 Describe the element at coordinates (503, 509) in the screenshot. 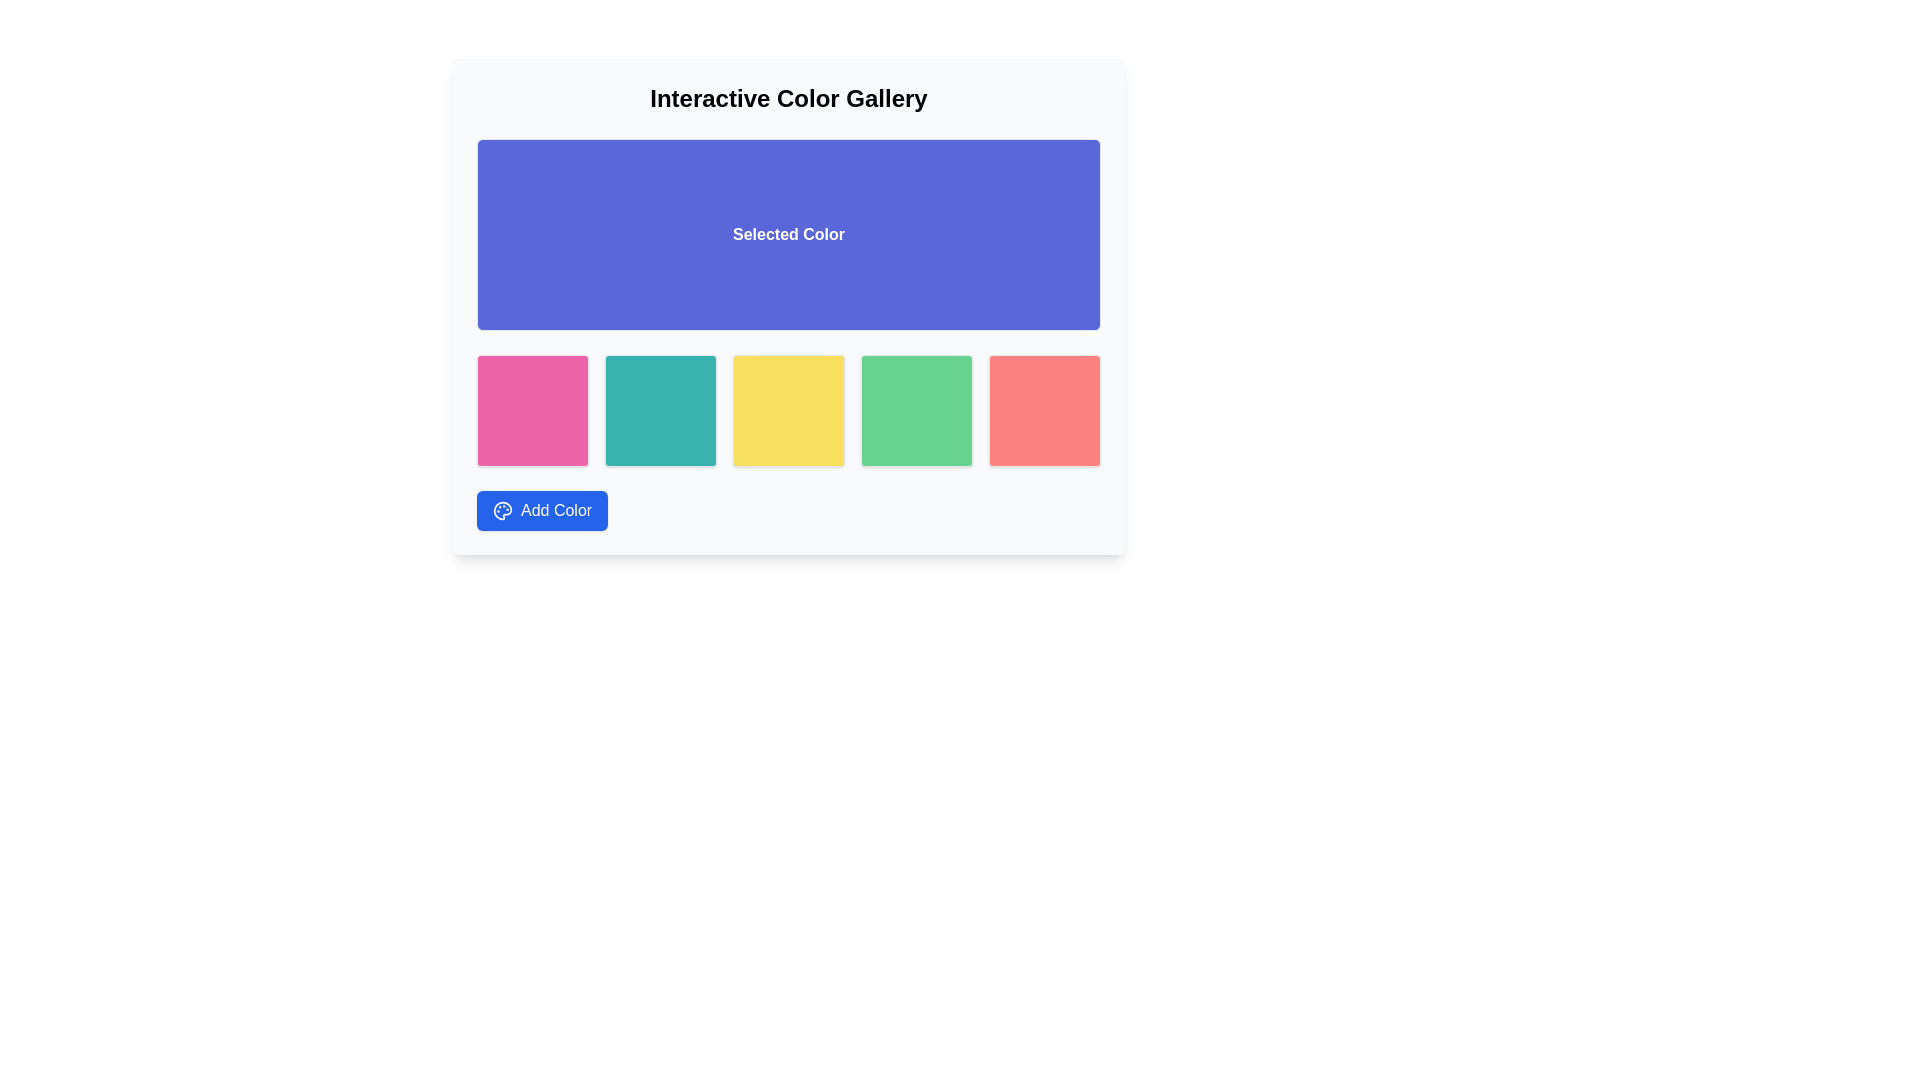

I see `the palette icon located within the 'Add Color' button at the bottom-left corner of the interface` at that location.